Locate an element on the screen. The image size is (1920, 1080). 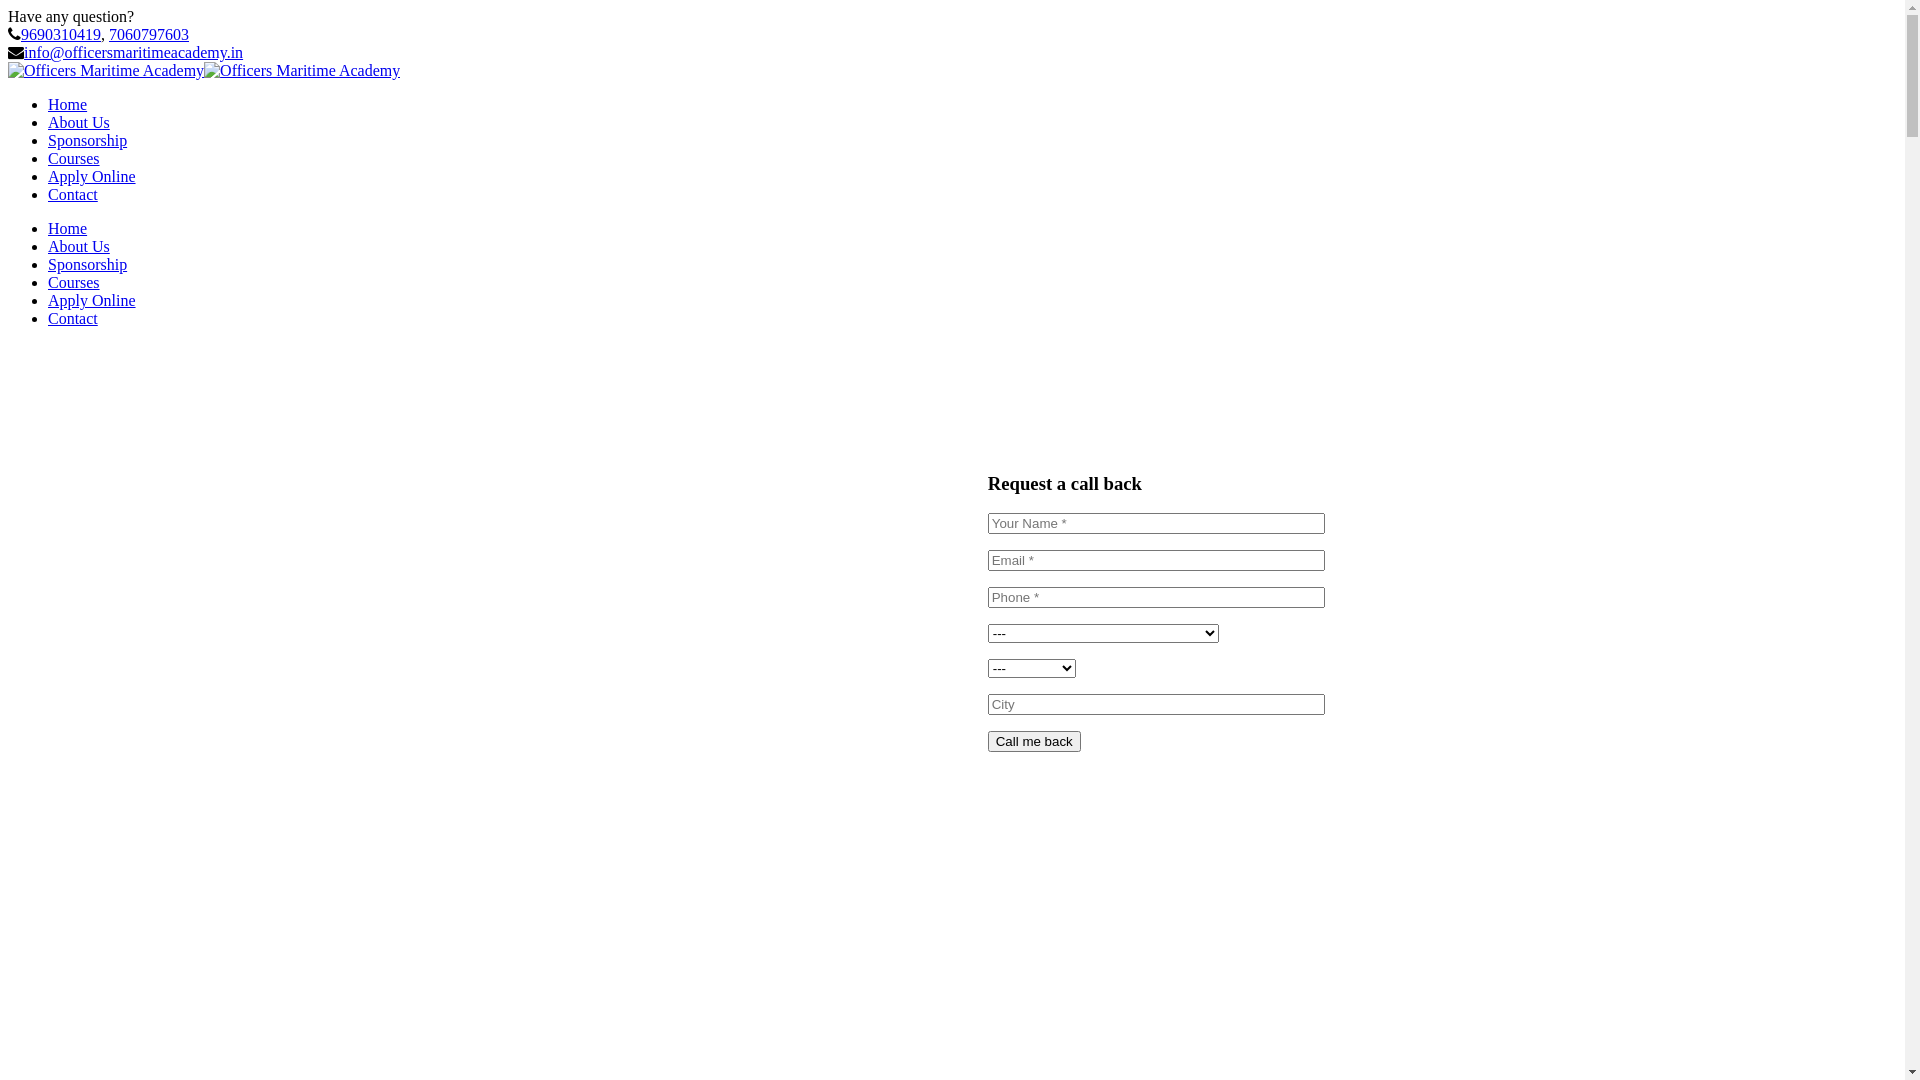
'Contact' is located at coordinates (72, 194).